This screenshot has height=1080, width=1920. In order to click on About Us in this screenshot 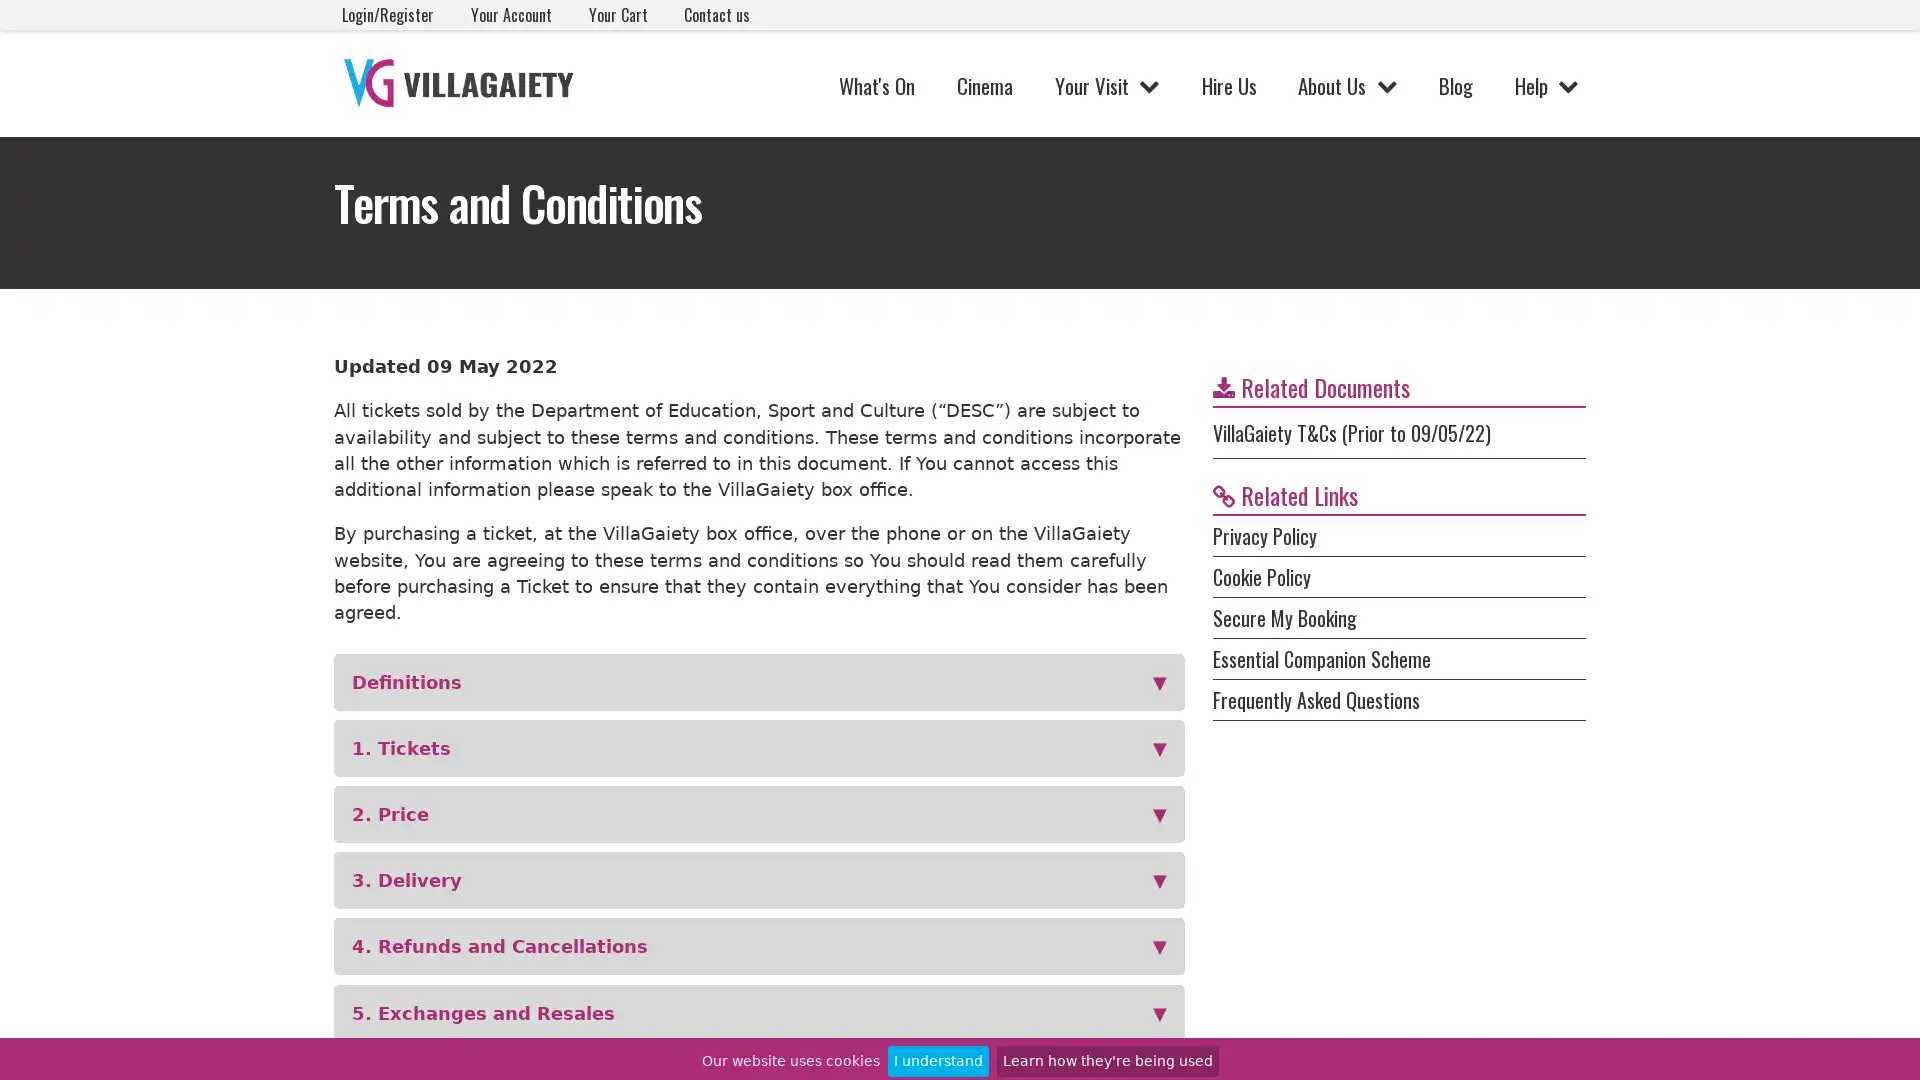, I will do `click(1347, 84)`.